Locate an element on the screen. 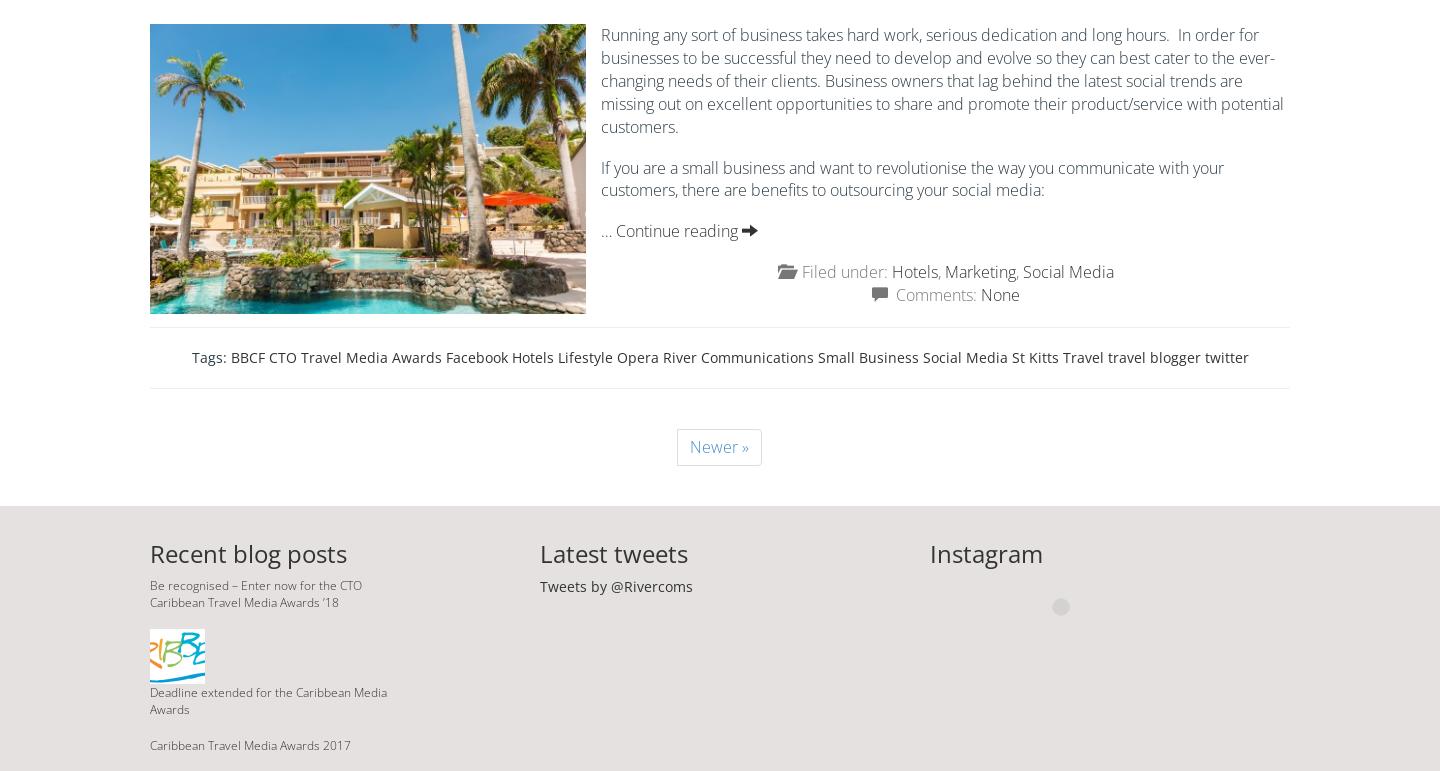 This screenshot has width=1440, height=771. 'St Kitts' is located at coordinates (1034, 356).